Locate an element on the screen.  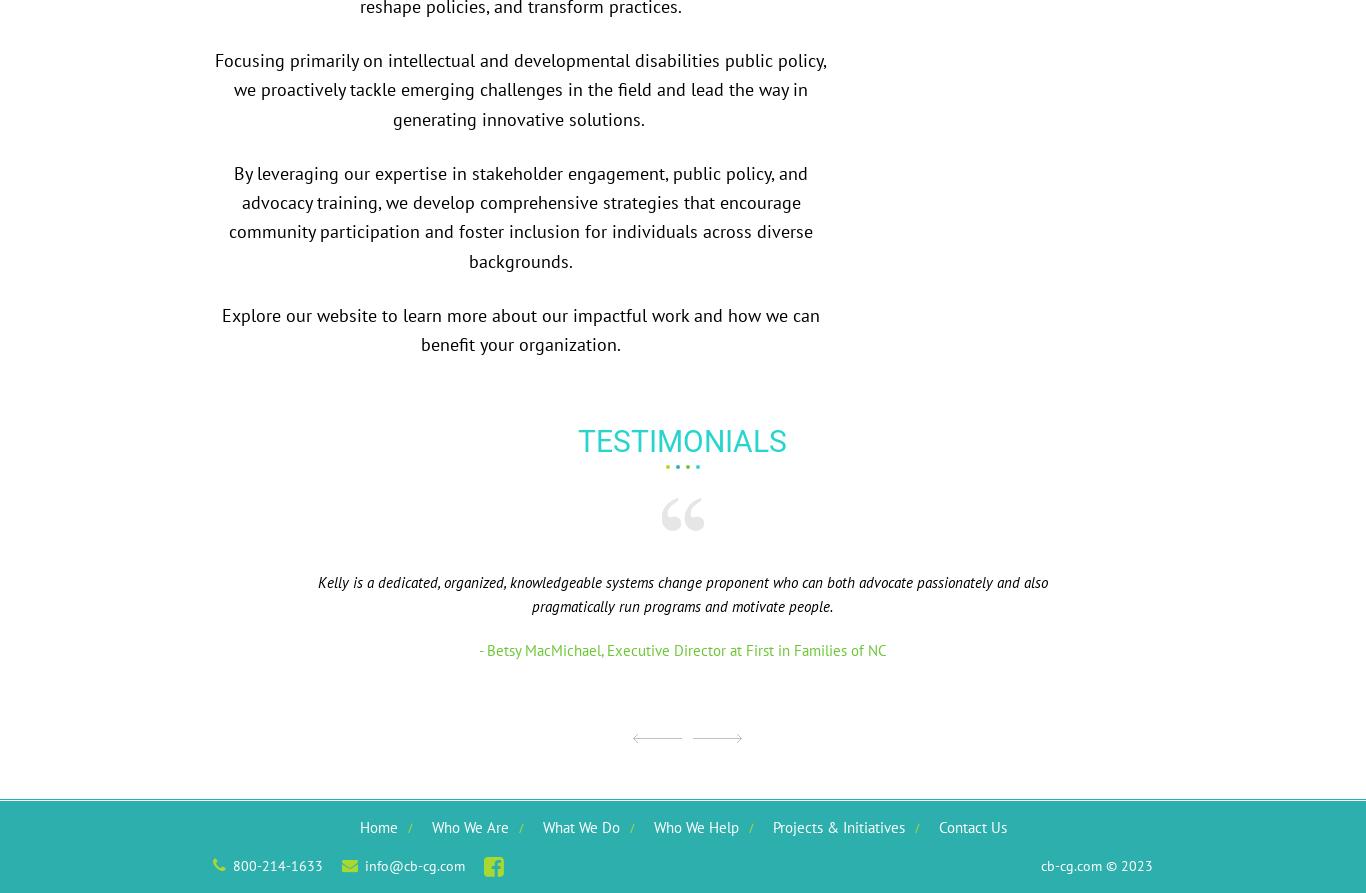
'By leveraging our expertise in stakeholder engagement, public policy, and advocacy training, we develop comprehensive strategies that encourage community participation and foster inclusion for individuals across diverse backgrounds.' is located at coordinates (520, 215).